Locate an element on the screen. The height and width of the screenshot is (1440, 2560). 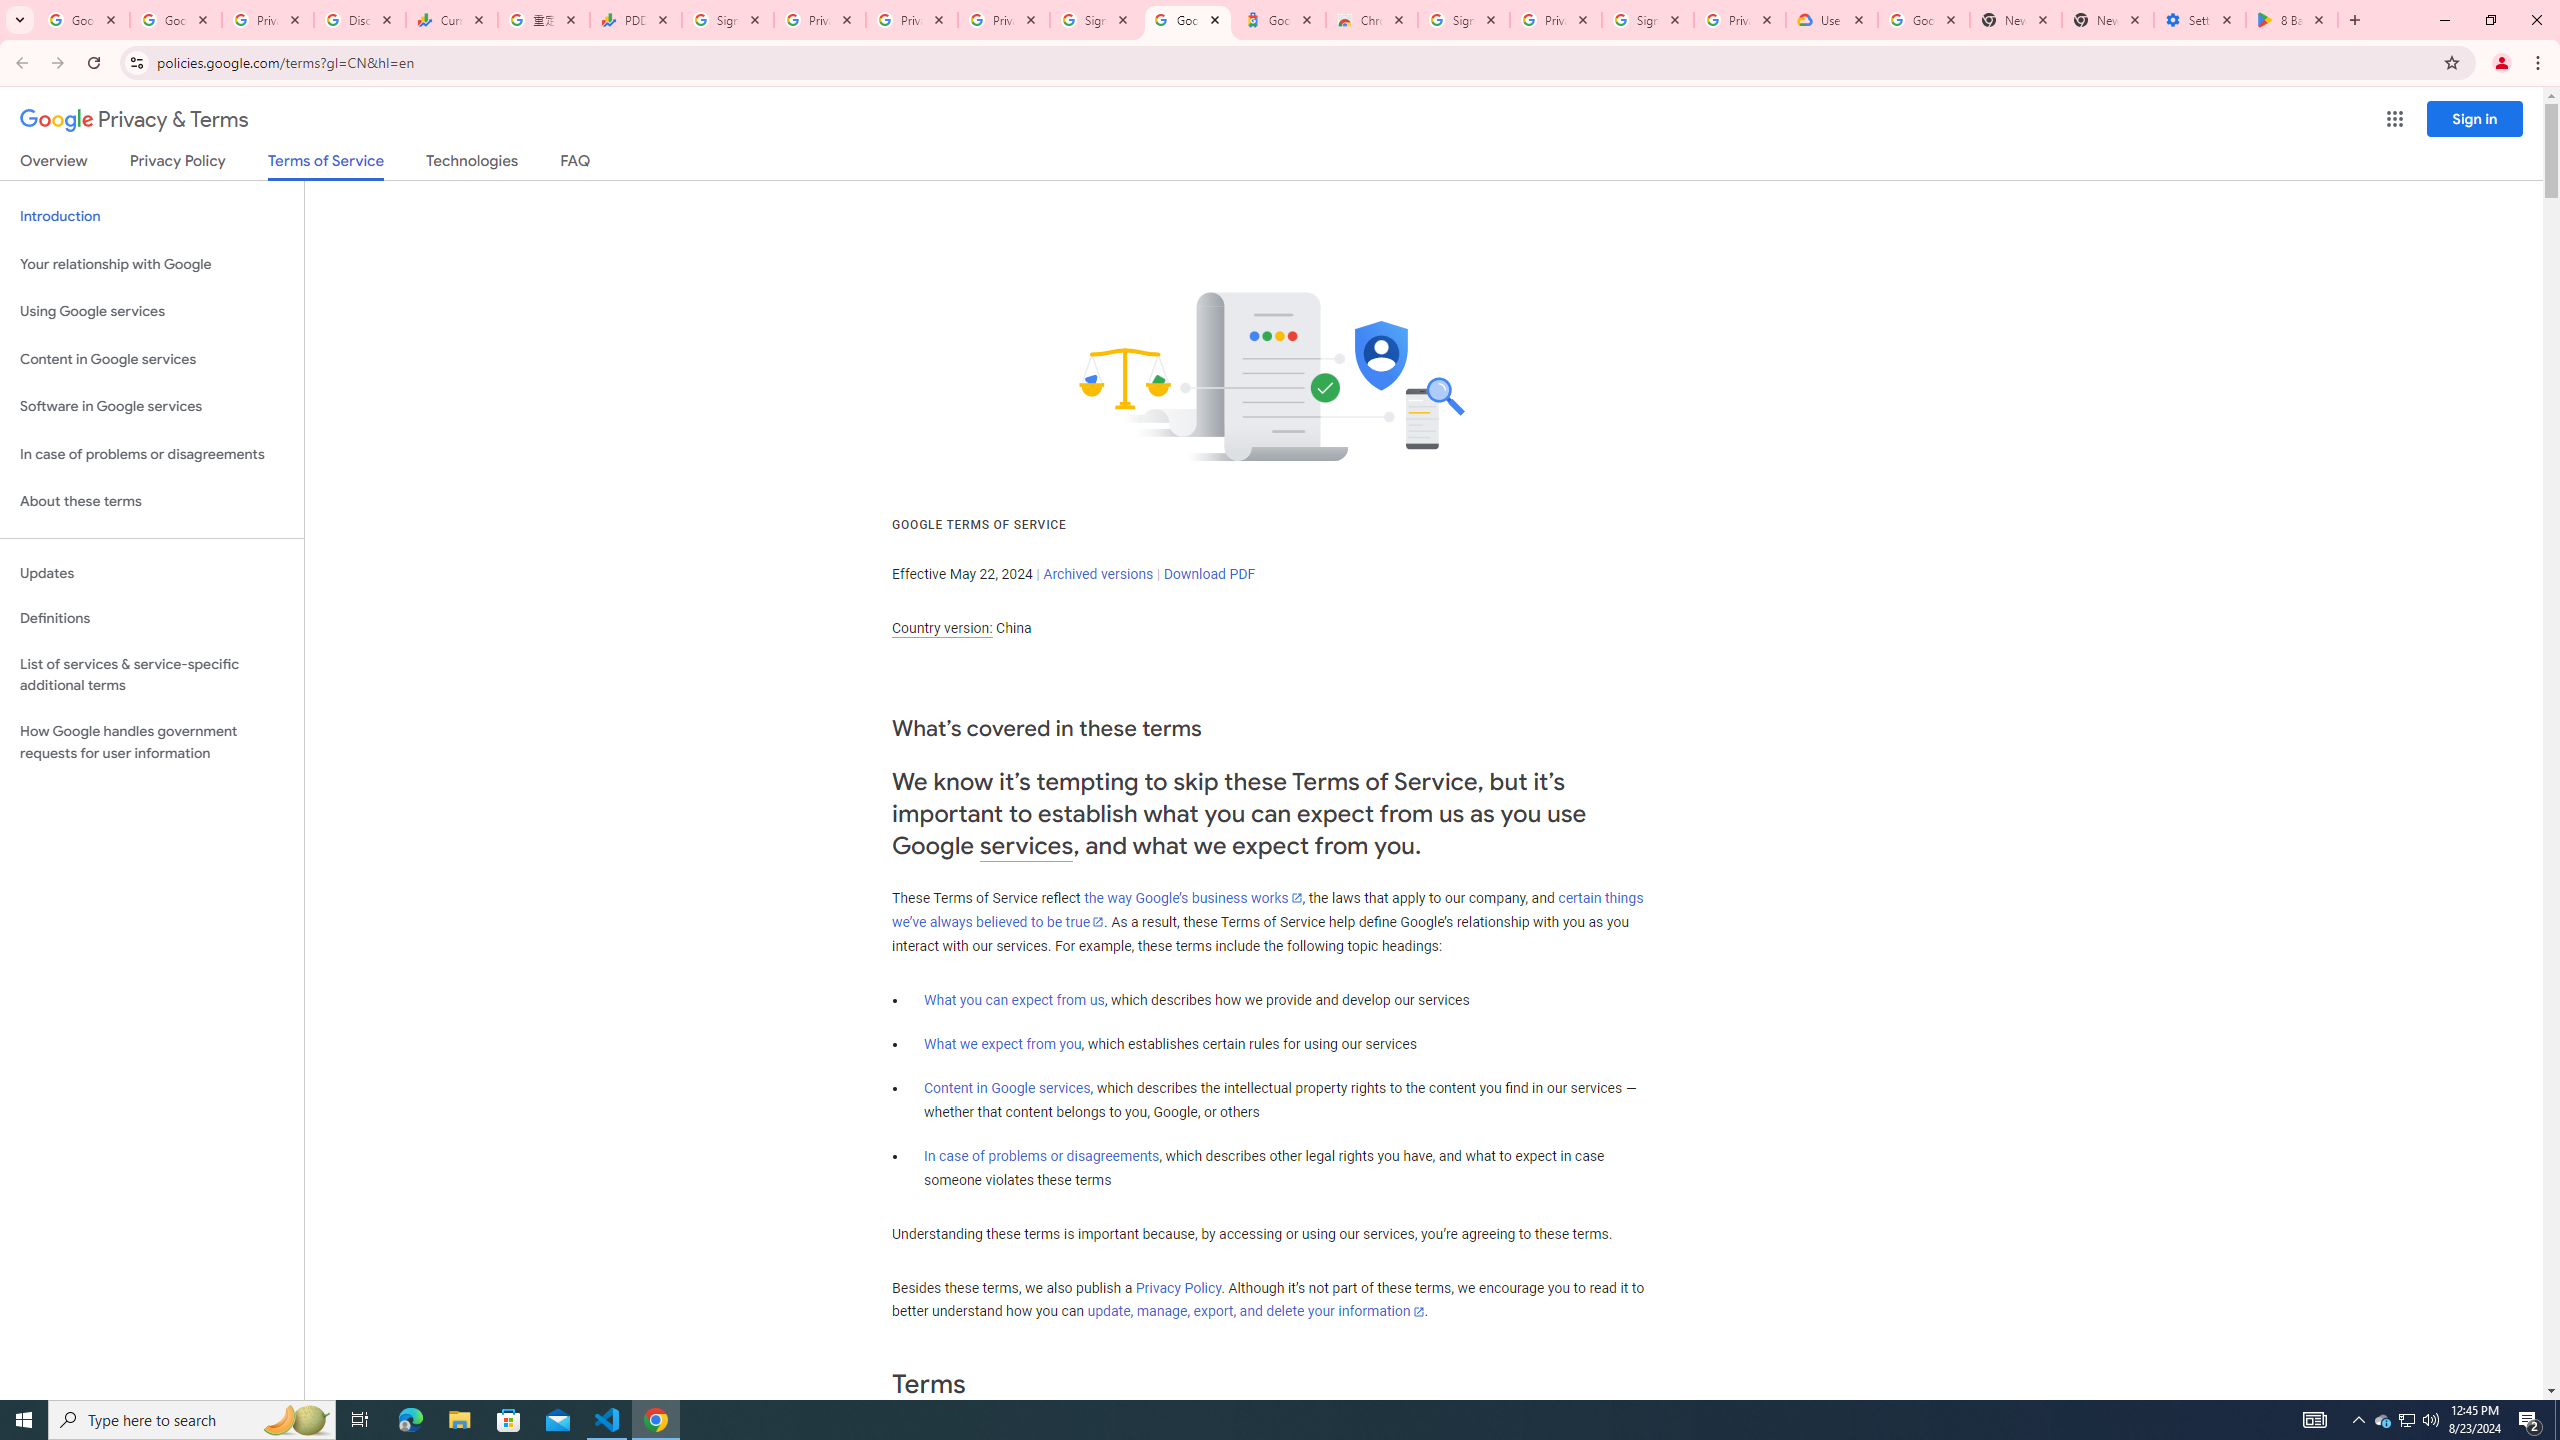
'How Google handles government requests for user information' is located at coordinates (151, 742).